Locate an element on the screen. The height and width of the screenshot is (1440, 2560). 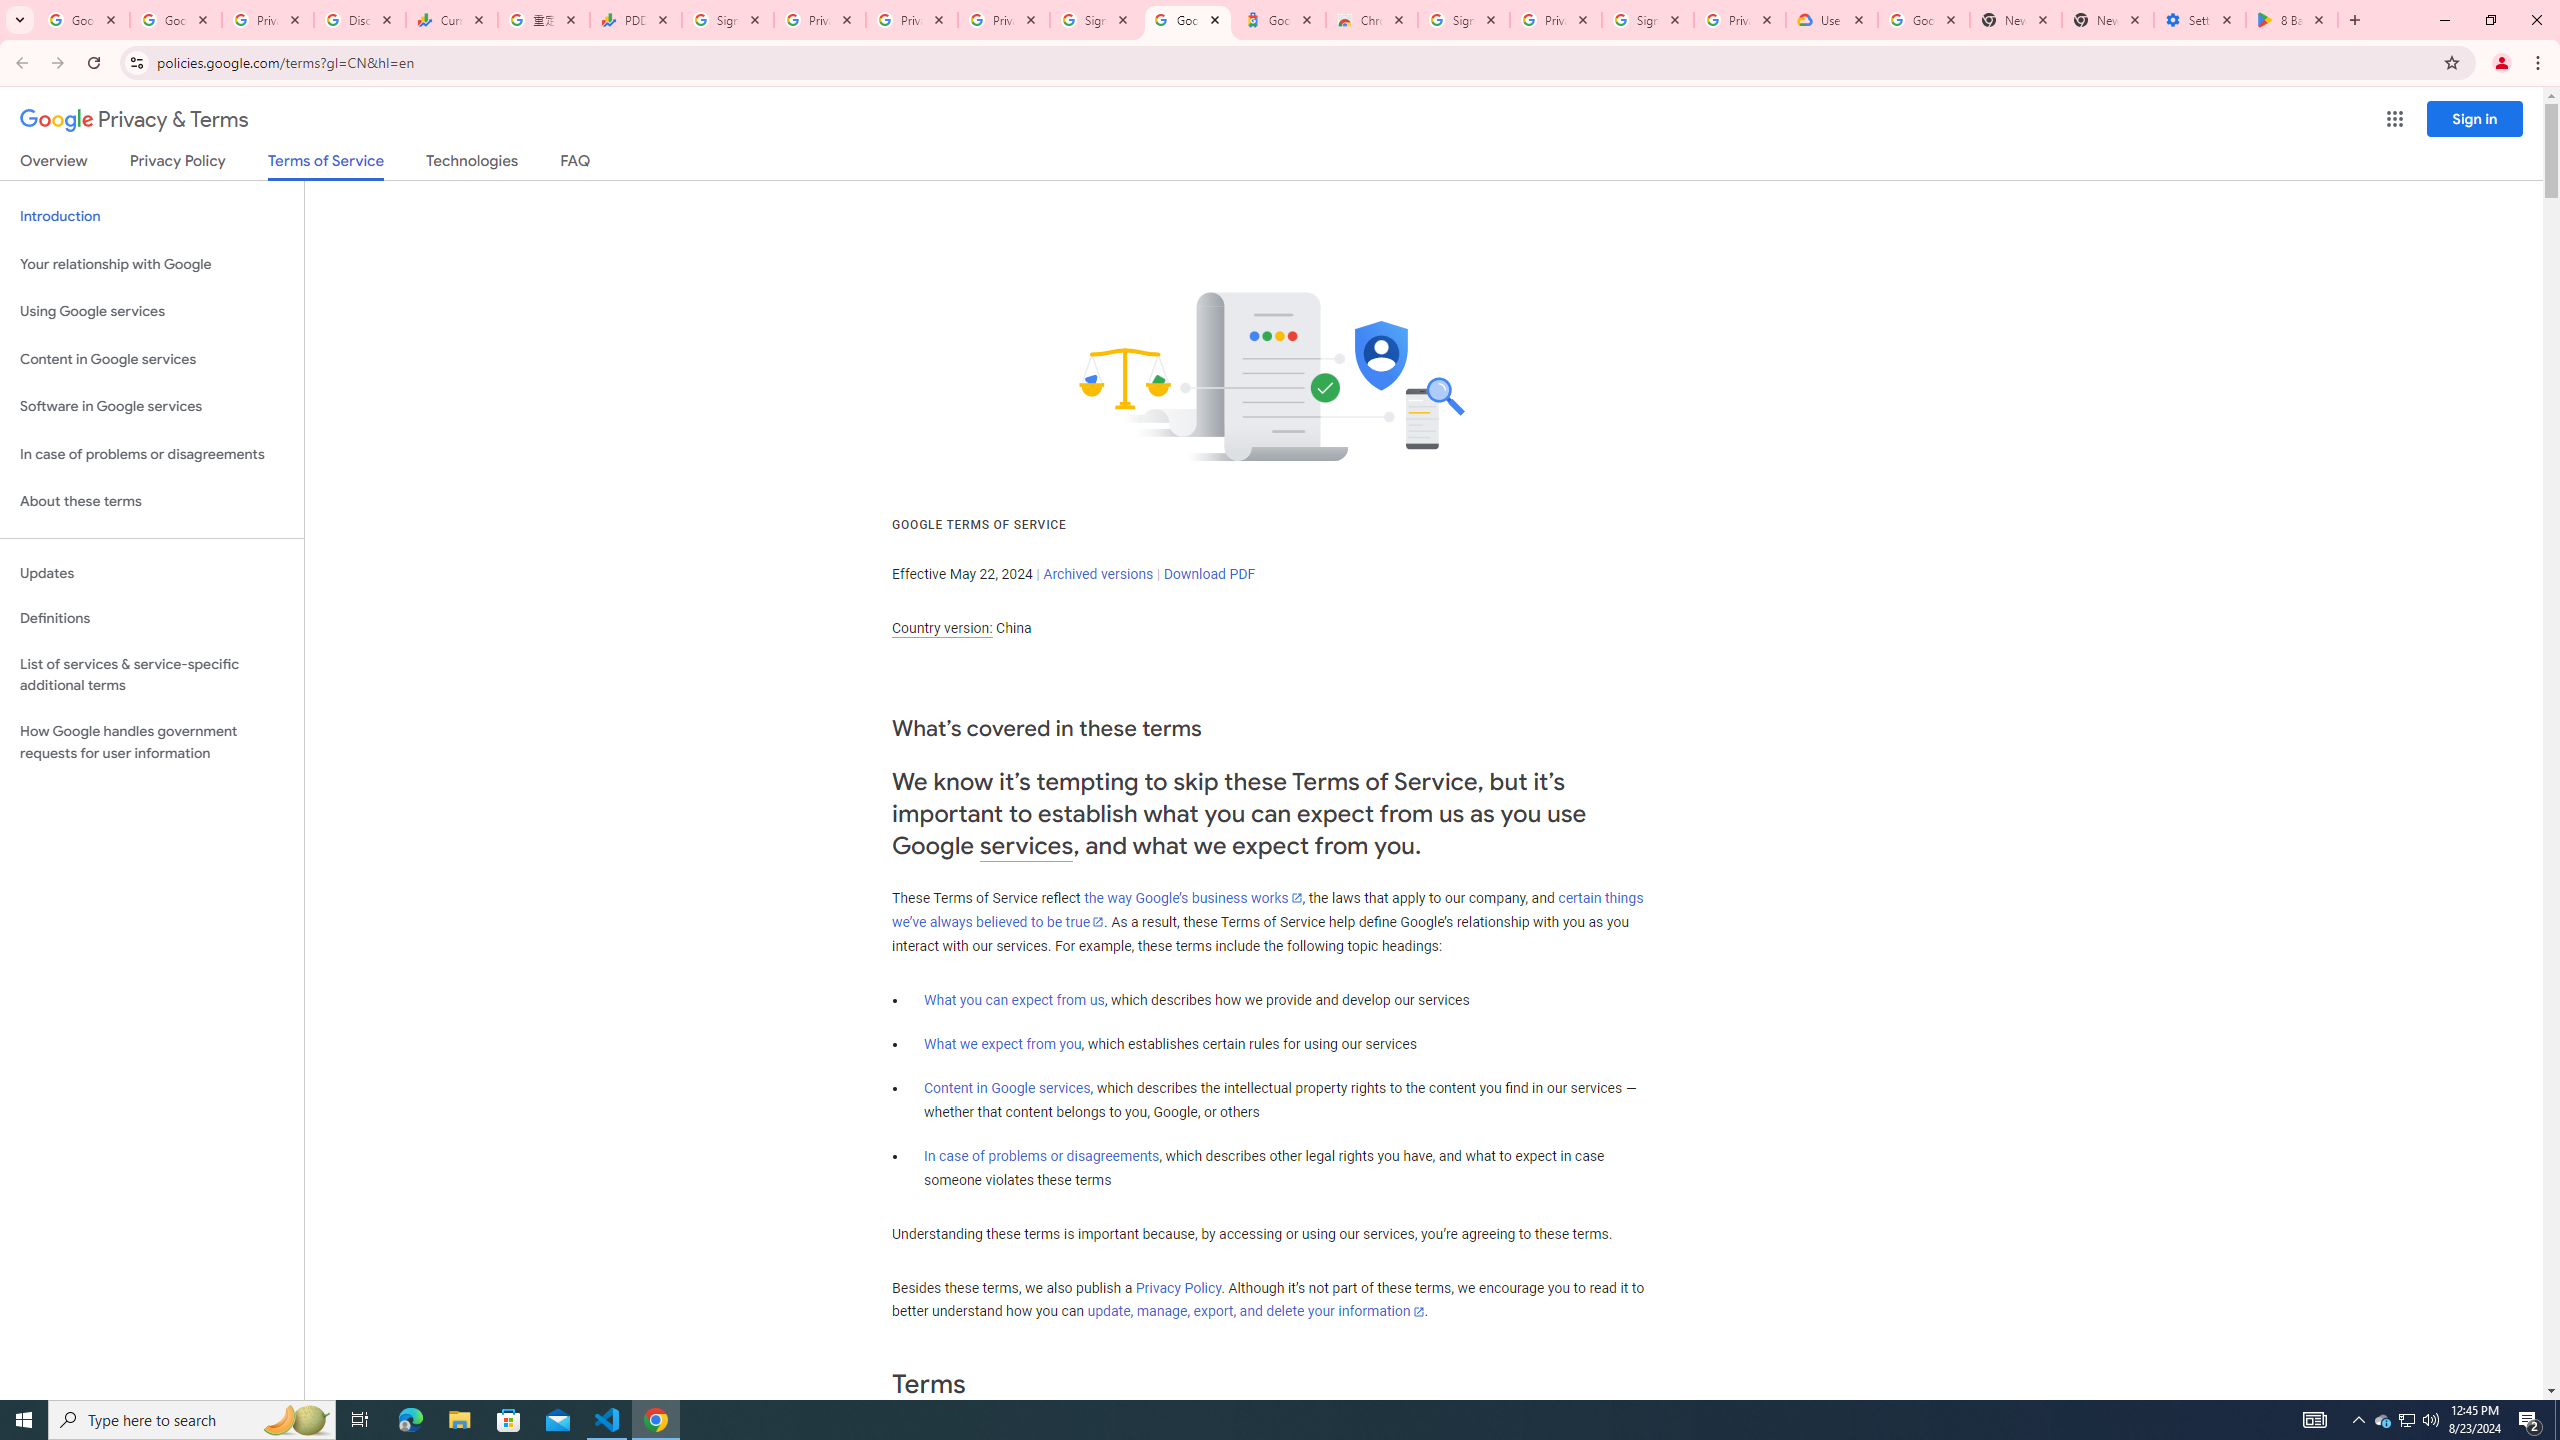
'How Google handles government requests for user information' is located at coordinates (151, 742).